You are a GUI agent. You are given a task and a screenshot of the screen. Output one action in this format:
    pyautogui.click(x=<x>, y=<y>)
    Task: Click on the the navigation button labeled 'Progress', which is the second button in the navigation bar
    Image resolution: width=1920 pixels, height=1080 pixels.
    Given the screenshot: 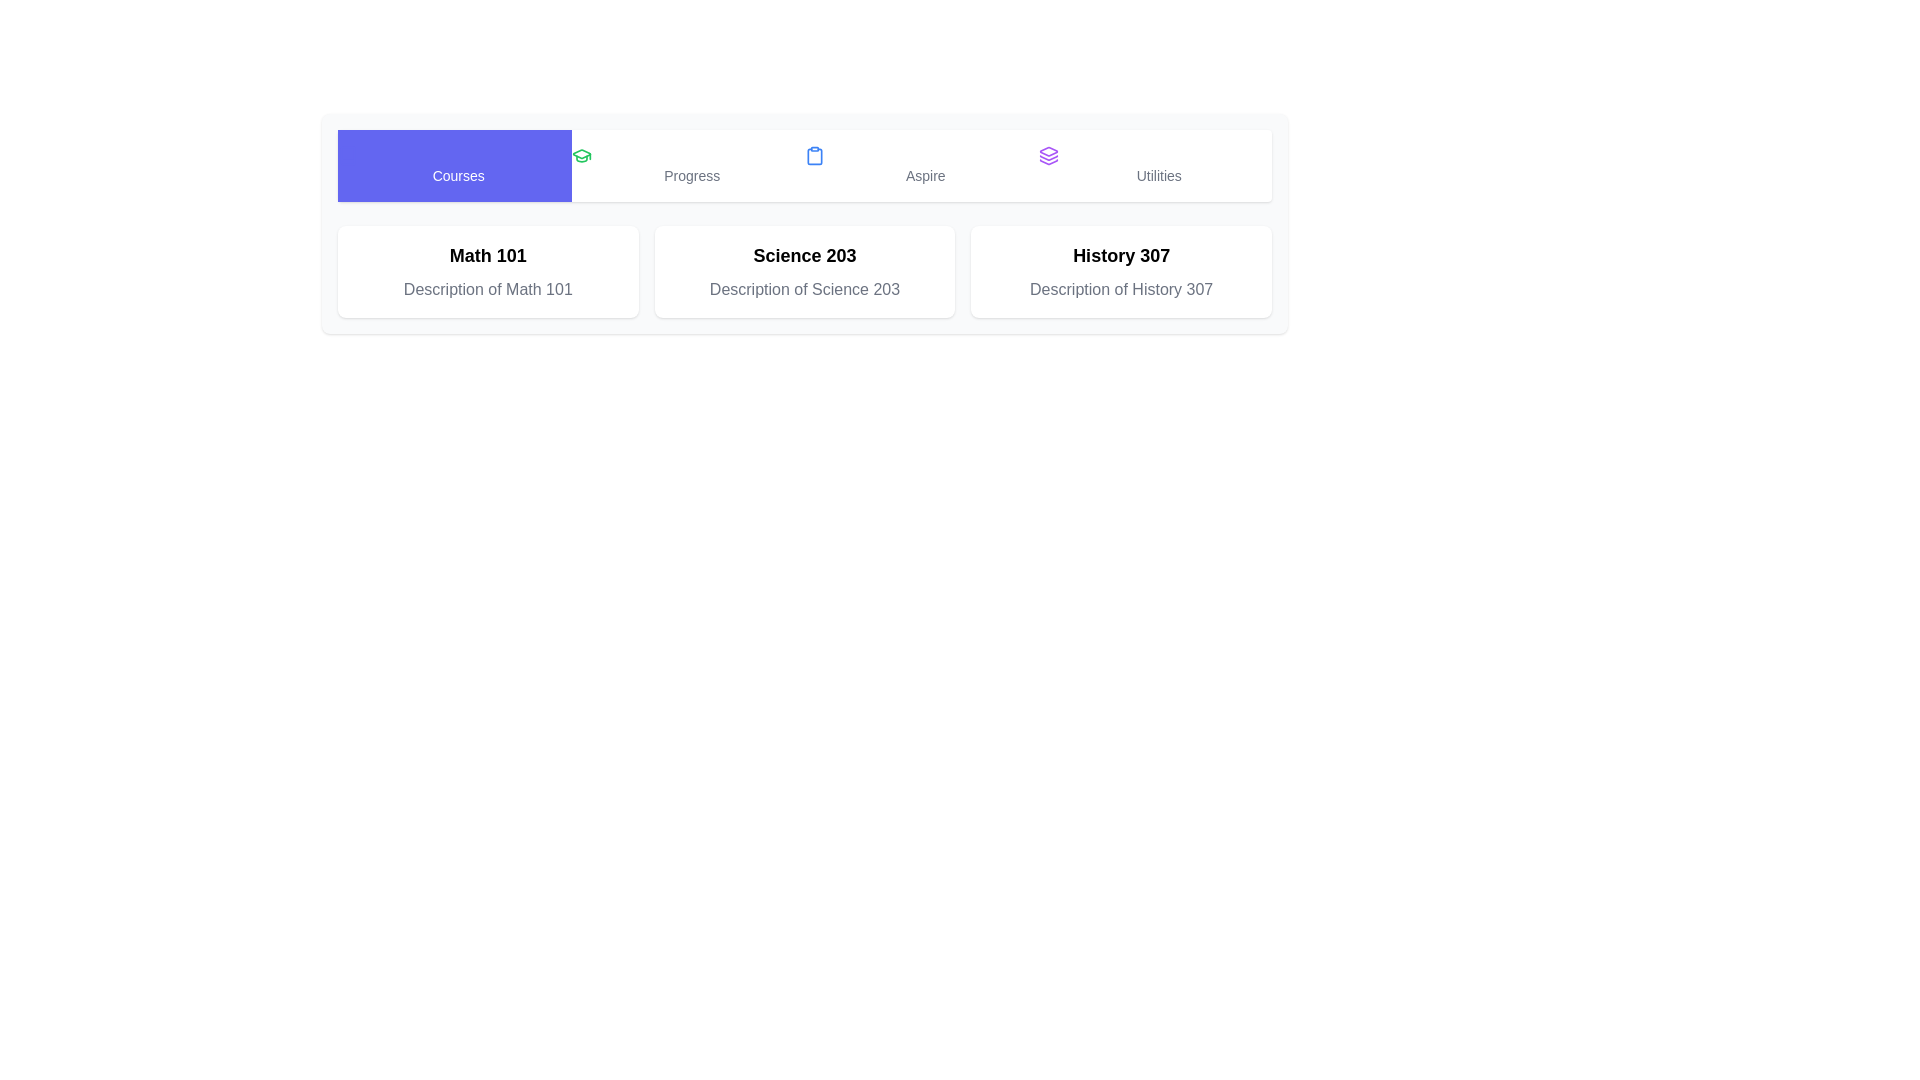 What is the action you would take?
    pyautogui.click(x=688, y=164)
    